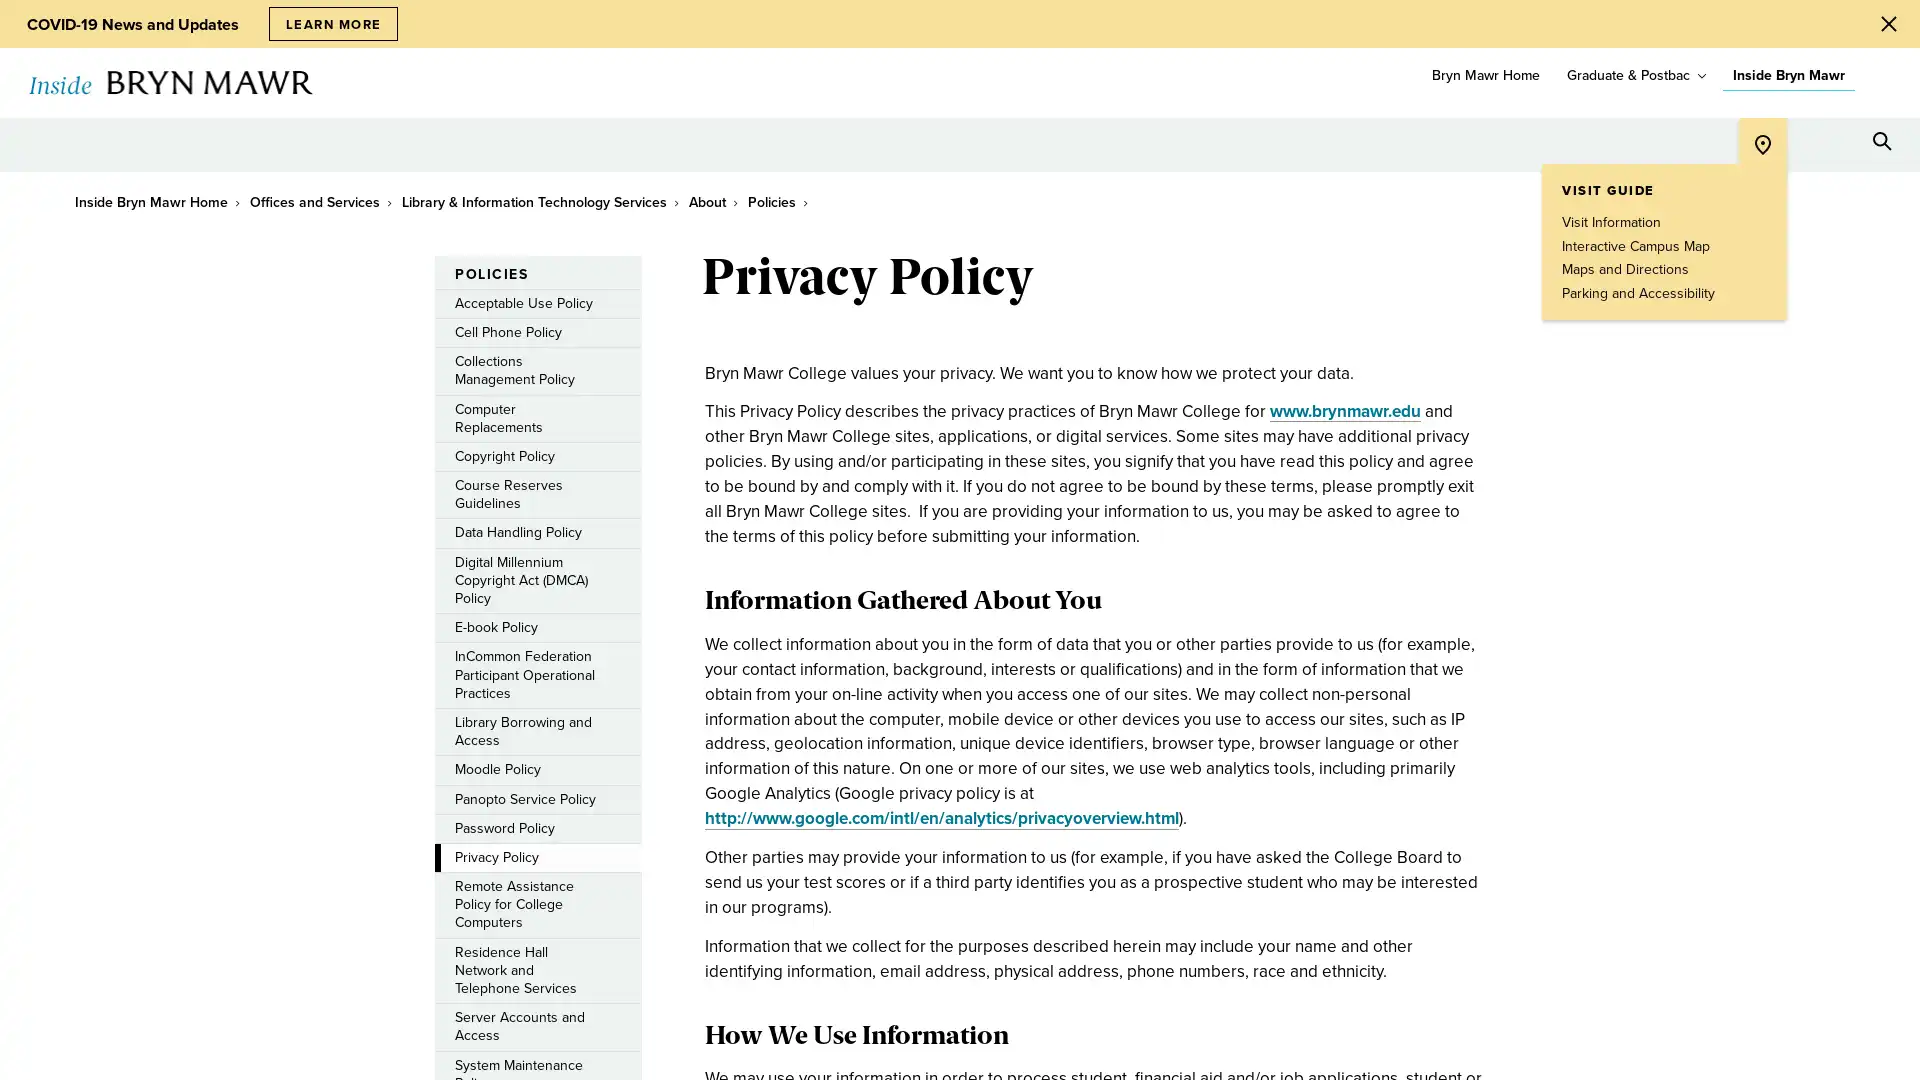 This screenshot has height=1080, width=1920. I want to click on Search, so click(1880, 140).